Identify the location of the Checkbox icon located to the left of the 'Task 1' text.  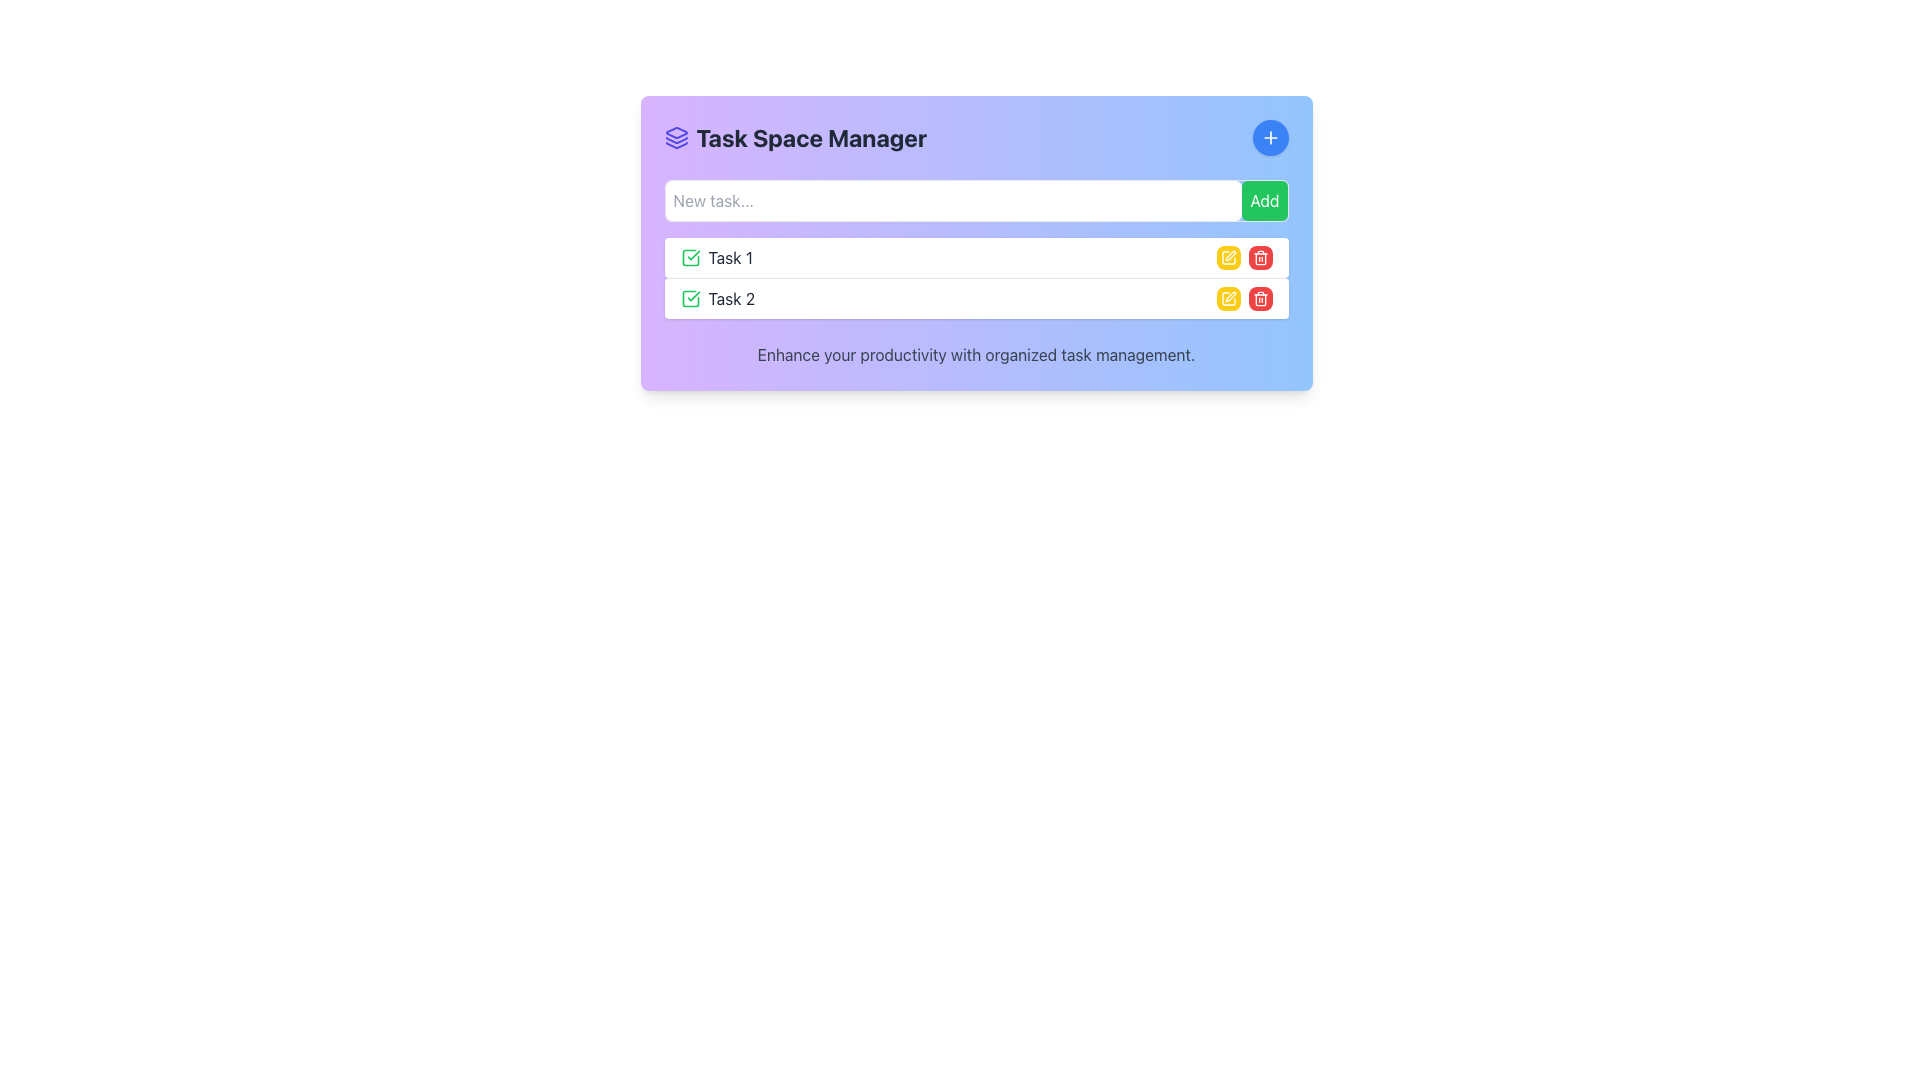
(690, 257).